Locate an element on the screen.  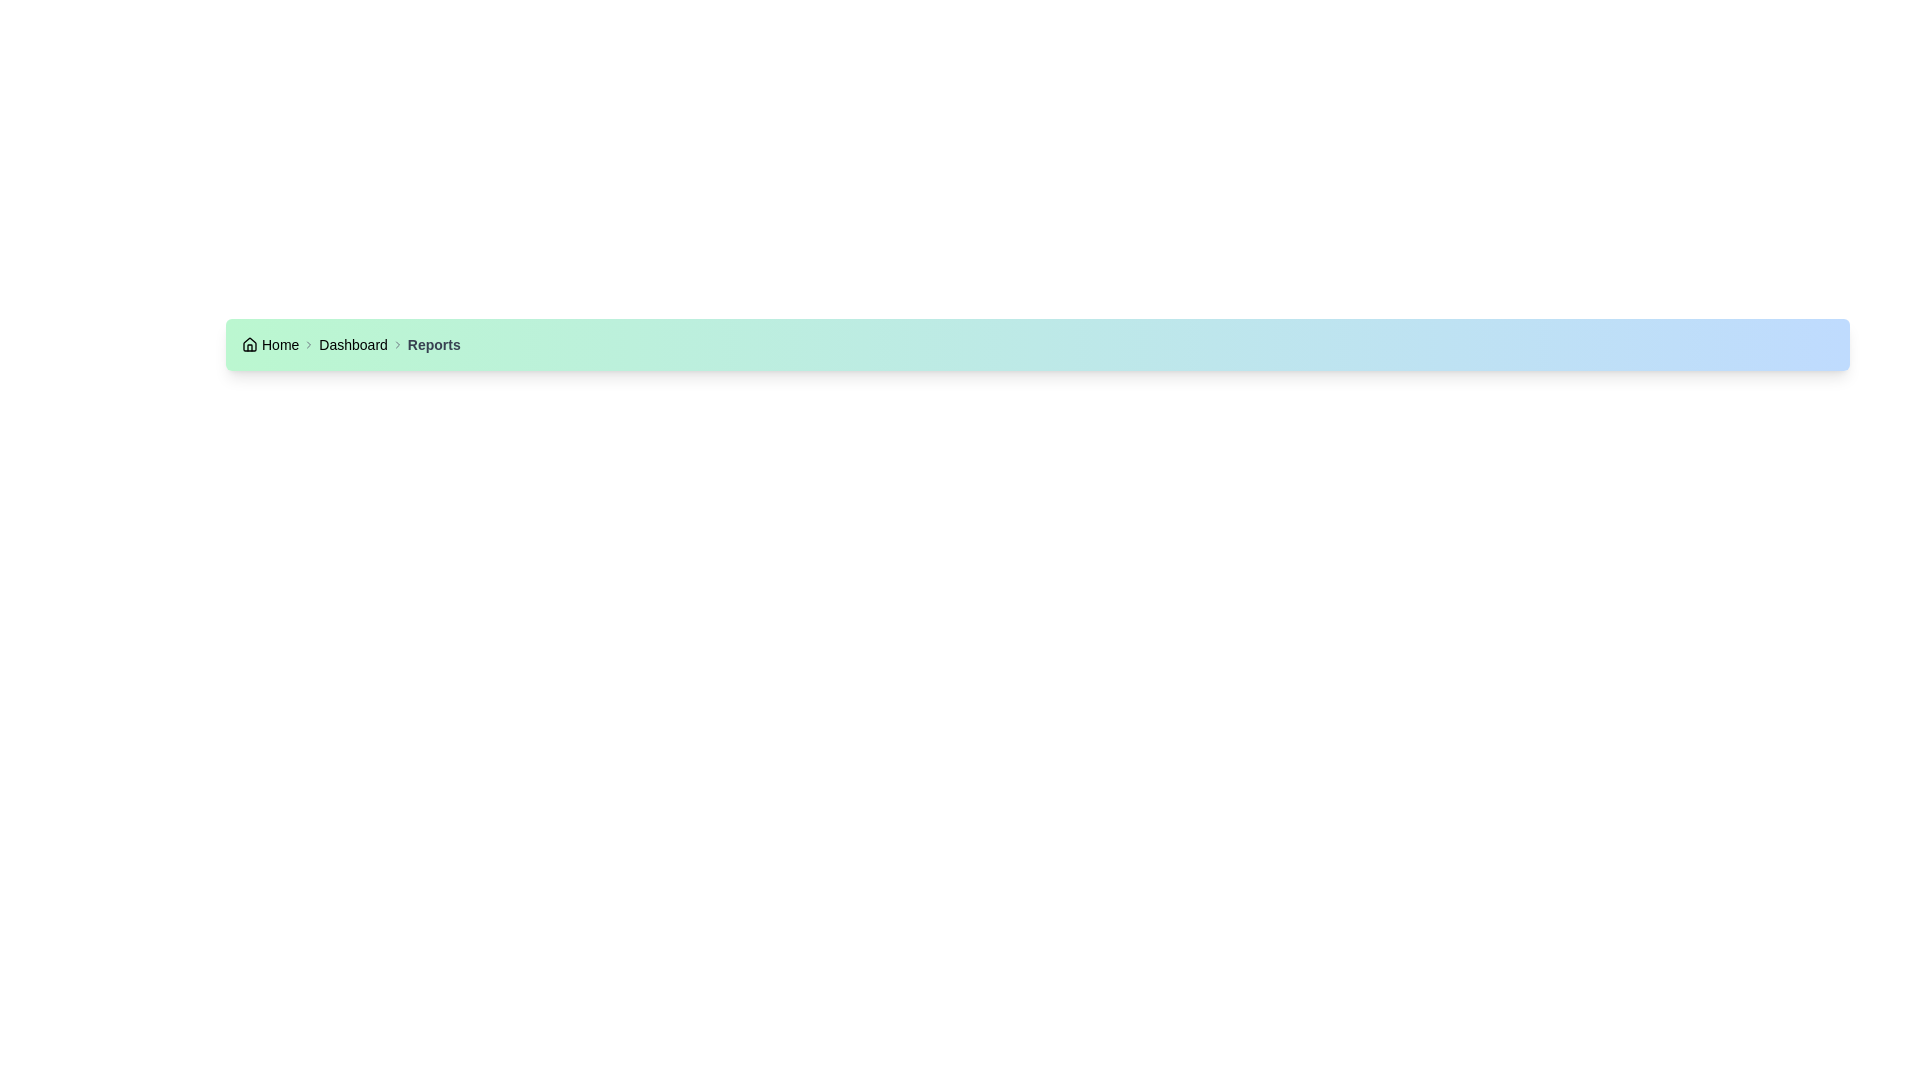
the 'Reports' label in the breadcrumb navigation, which indicates the current page's name and is positioned on the rightmost side among the breadcrumb links is located at coordinates (433, 343).